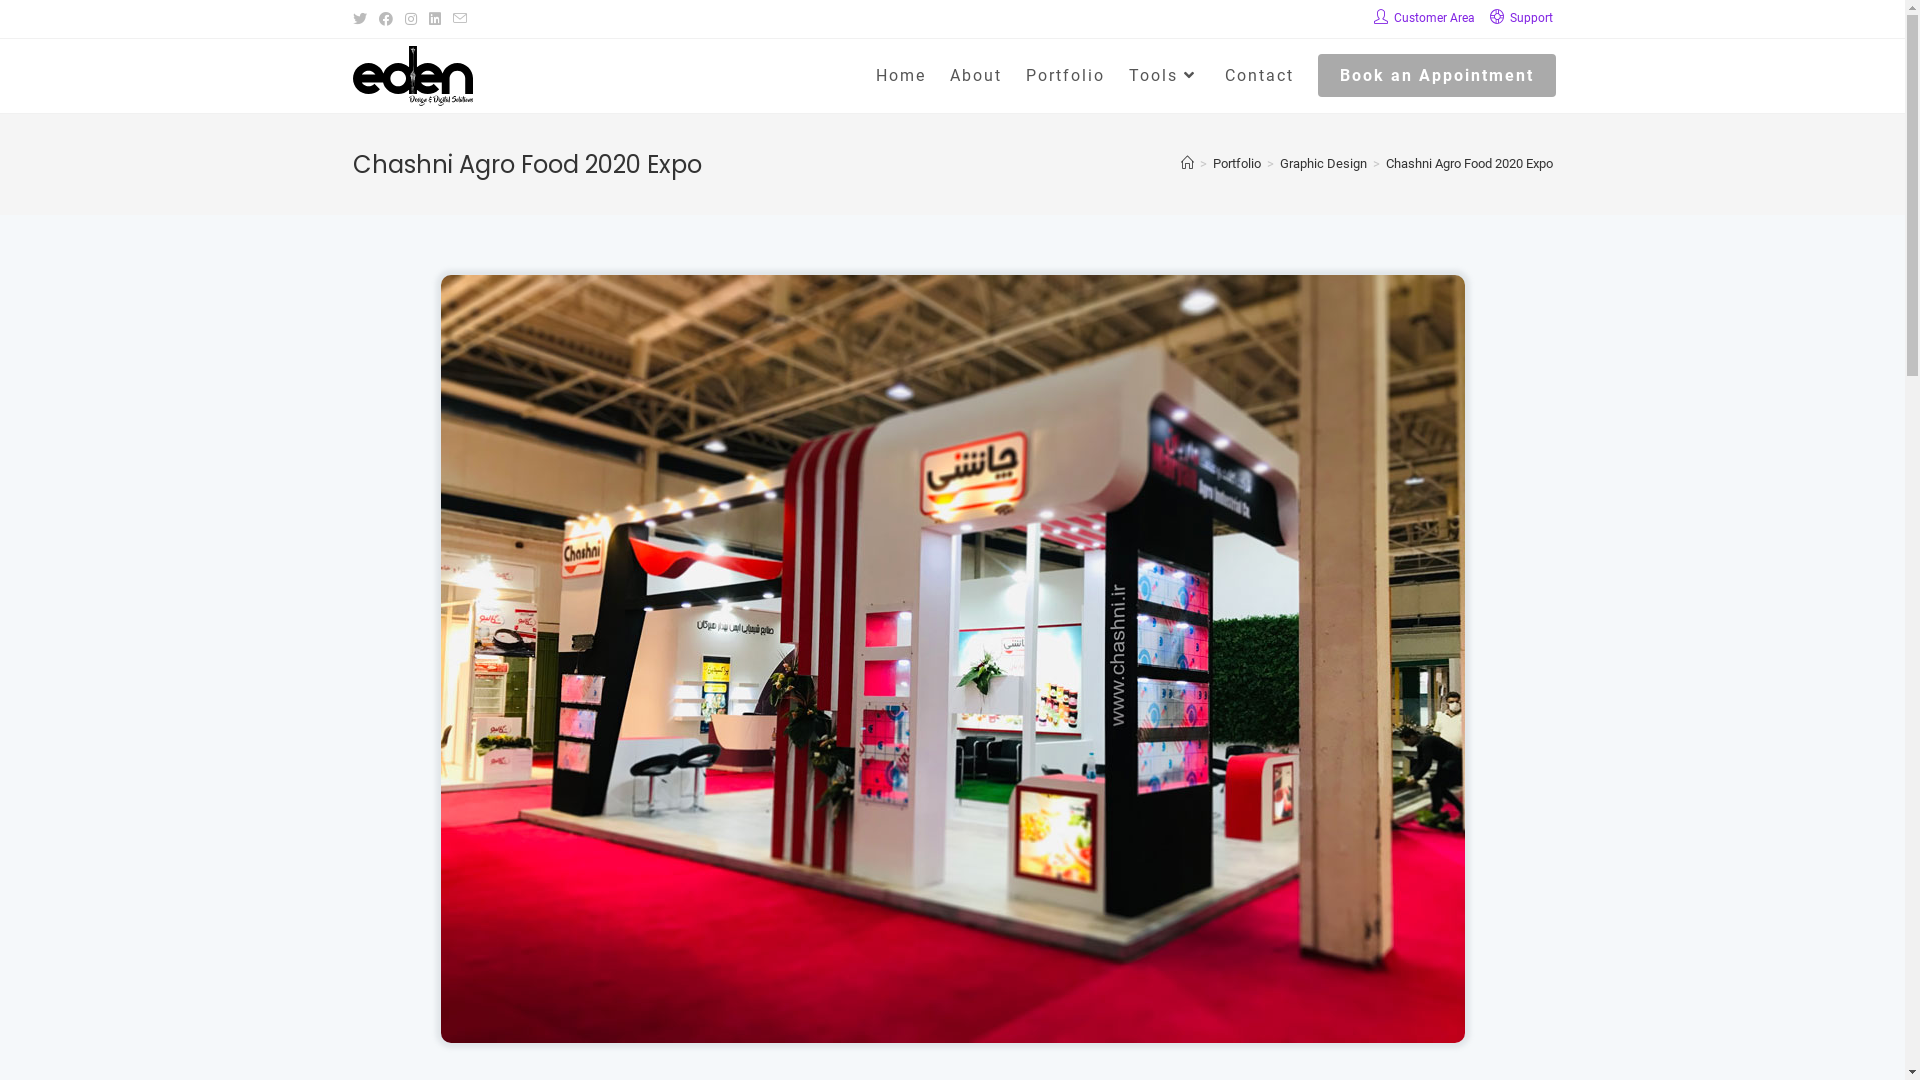 The image size is (1920, 1080). What do you see at coordinates (1257, 75) in the screenshot?
I see `'Contact'` at bounding box center [1257, 75].